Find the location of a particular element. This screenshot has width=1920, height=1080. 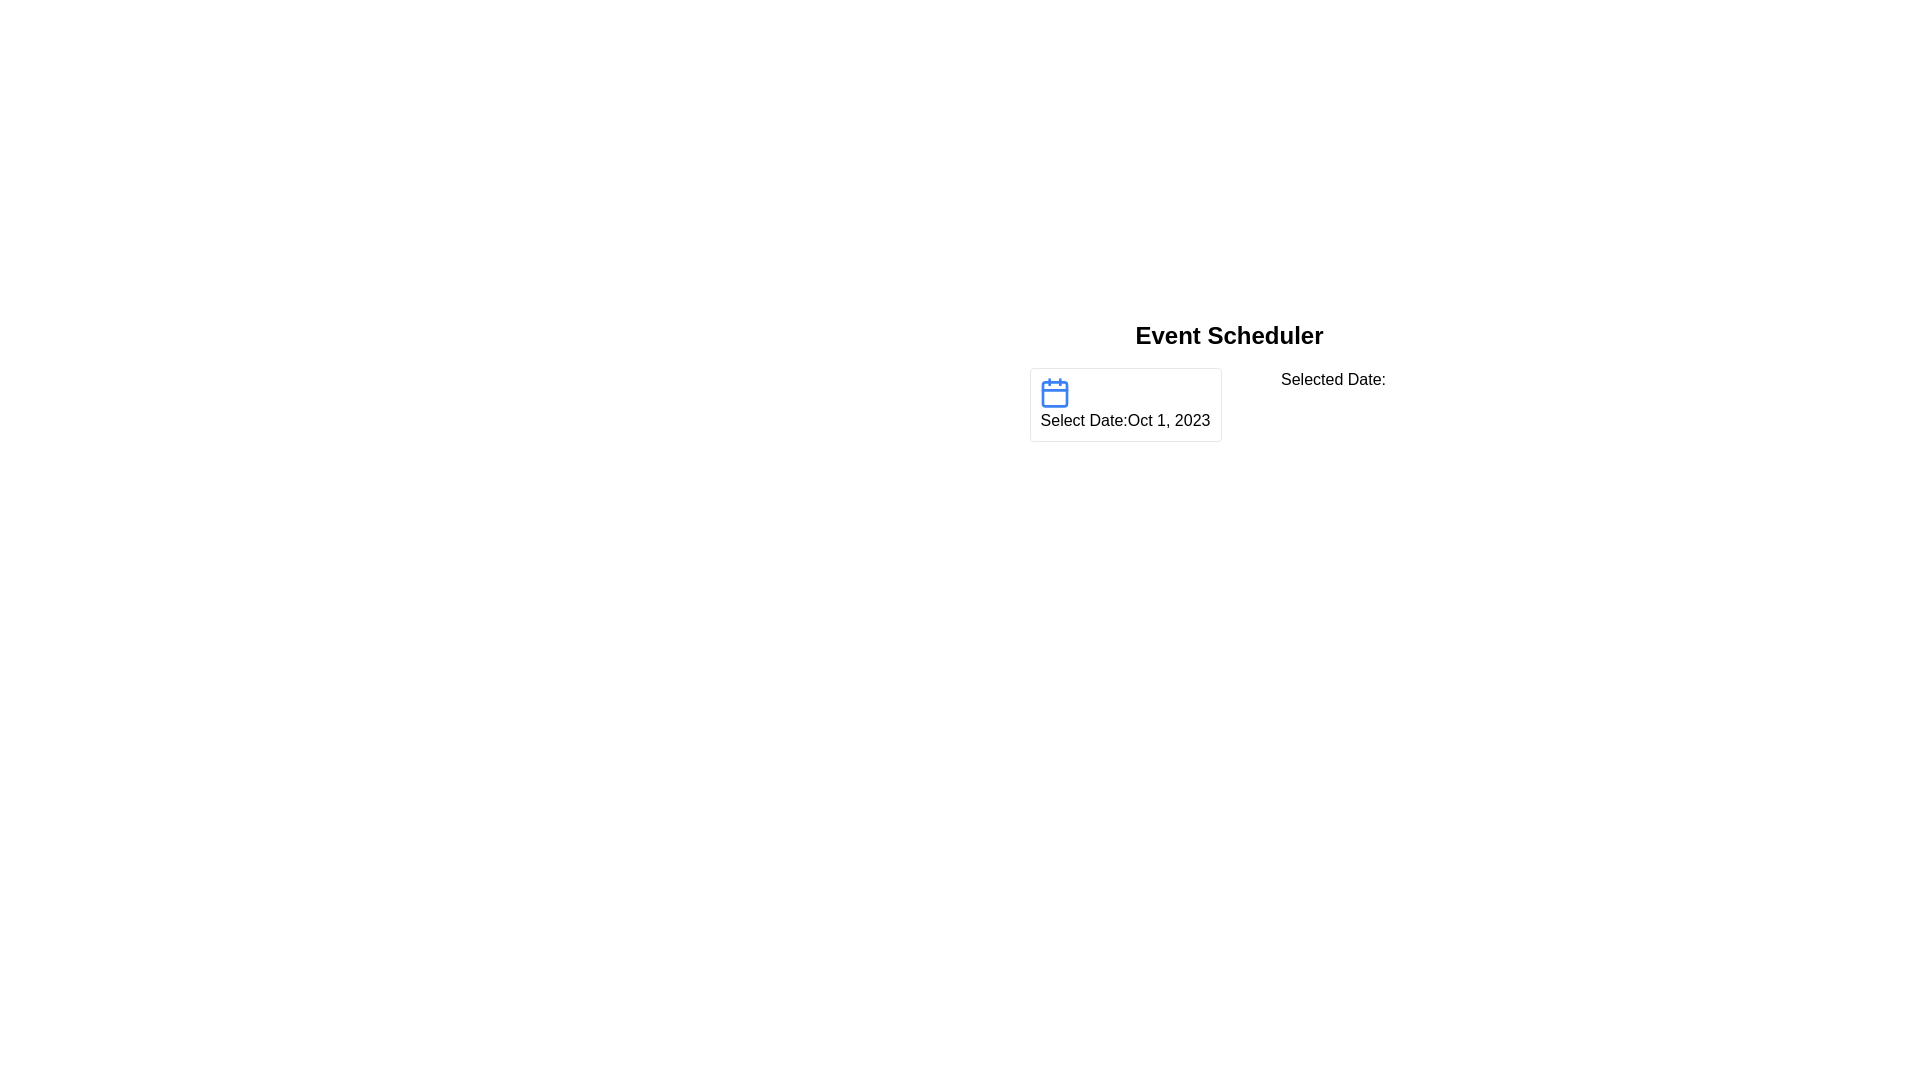

the calendar-shaped icon located to the left of the label 'Select Date: Oct 1, 2023' is located at coordinates (1053, 393).